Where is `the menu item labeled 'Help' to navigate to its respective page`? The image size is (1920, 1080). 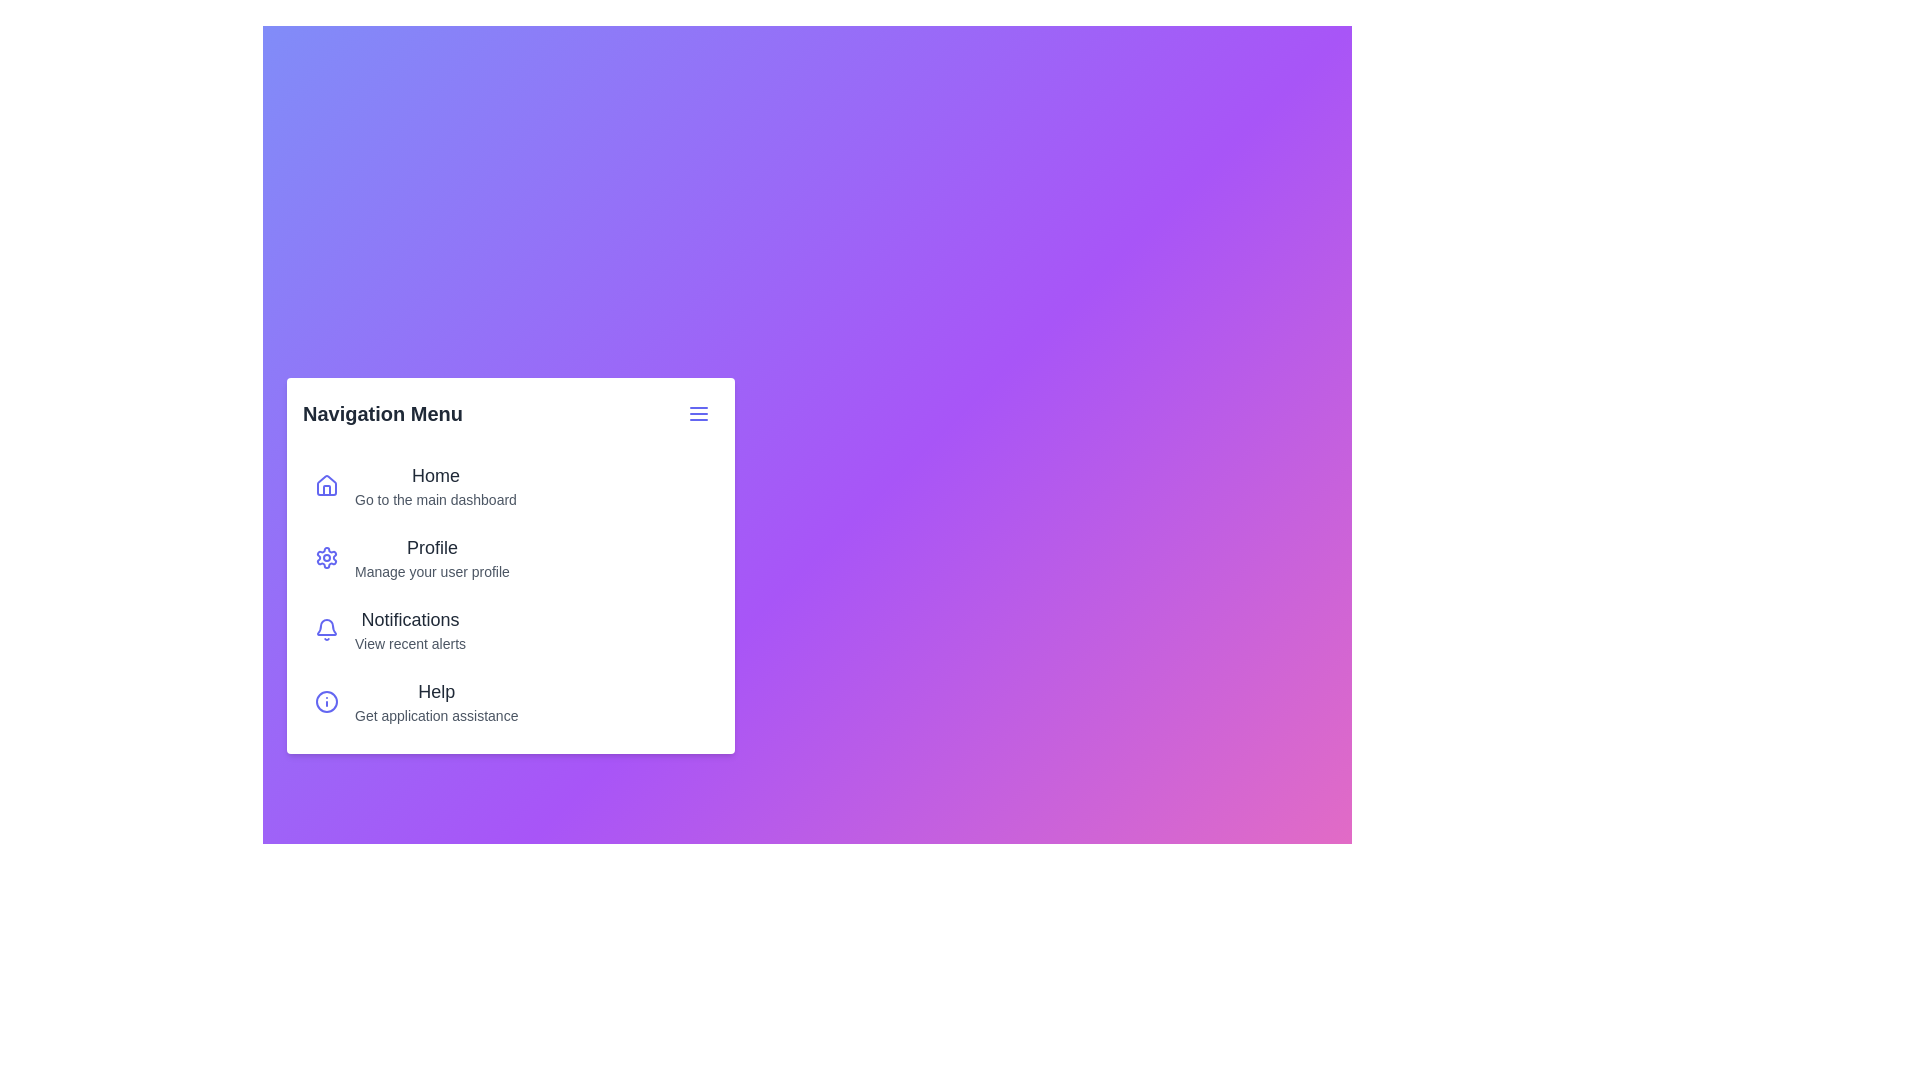
the menu item labeled 'Help' to navigate to its respective page is located at coordinates (510, 701).